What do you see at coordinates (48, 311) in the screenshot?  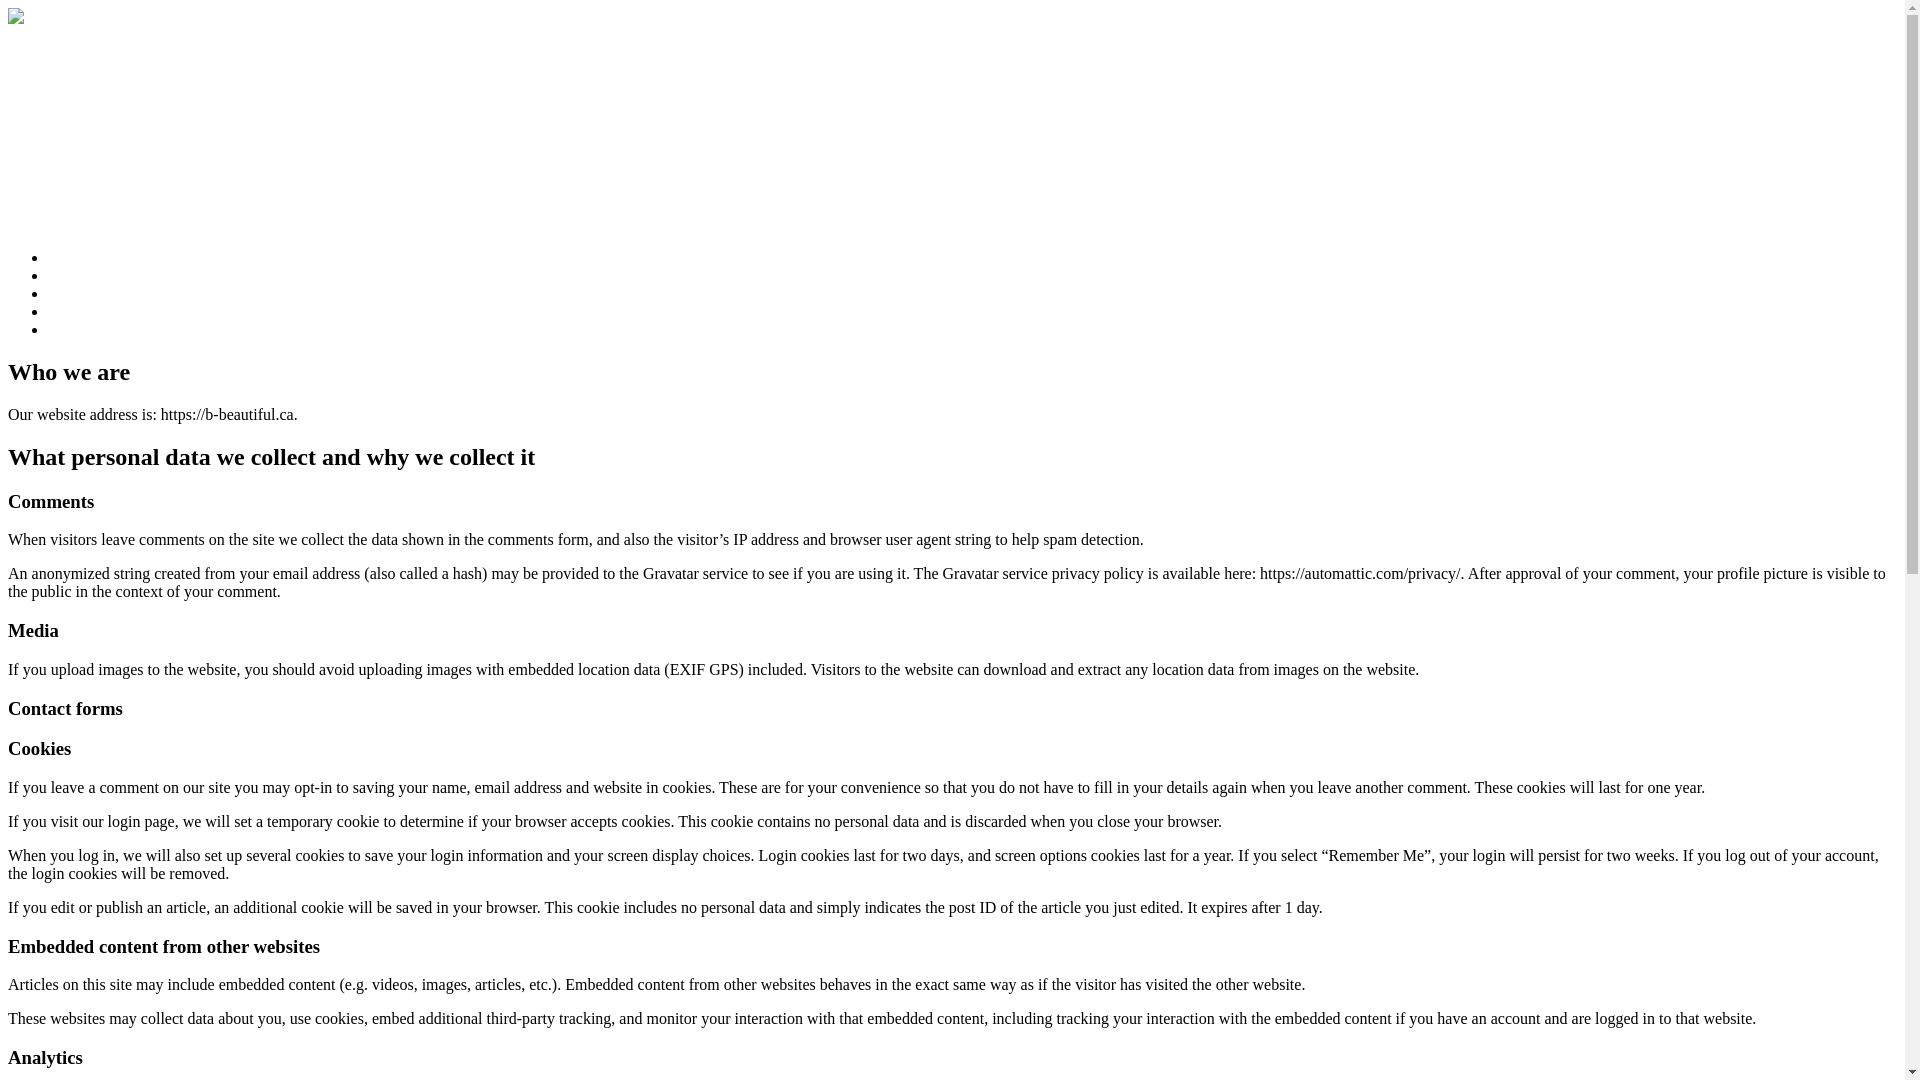 I see `'GALLERY'` at bounding box center [48, 311].